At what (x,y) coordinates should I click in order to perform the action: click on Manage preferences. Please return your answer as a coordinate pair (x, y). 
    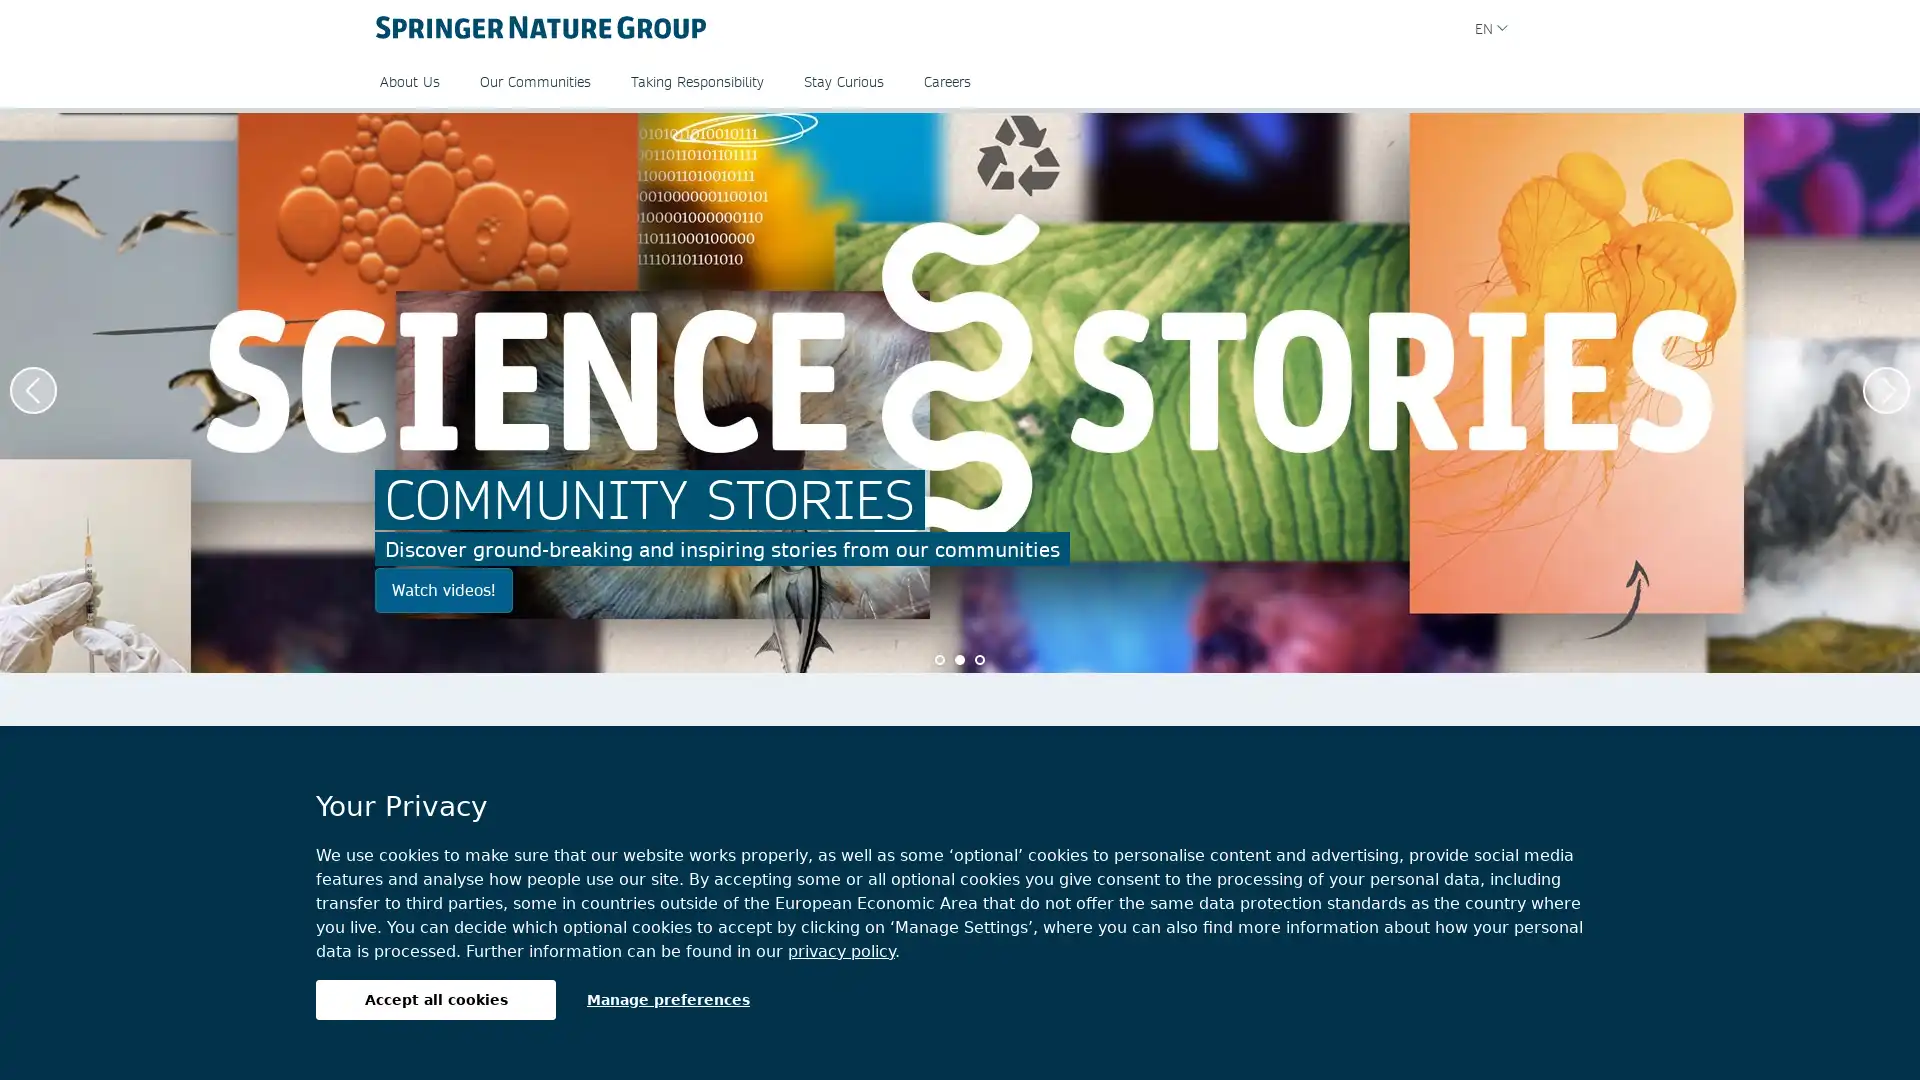
    Looking at the image, I should click on (668, 999).